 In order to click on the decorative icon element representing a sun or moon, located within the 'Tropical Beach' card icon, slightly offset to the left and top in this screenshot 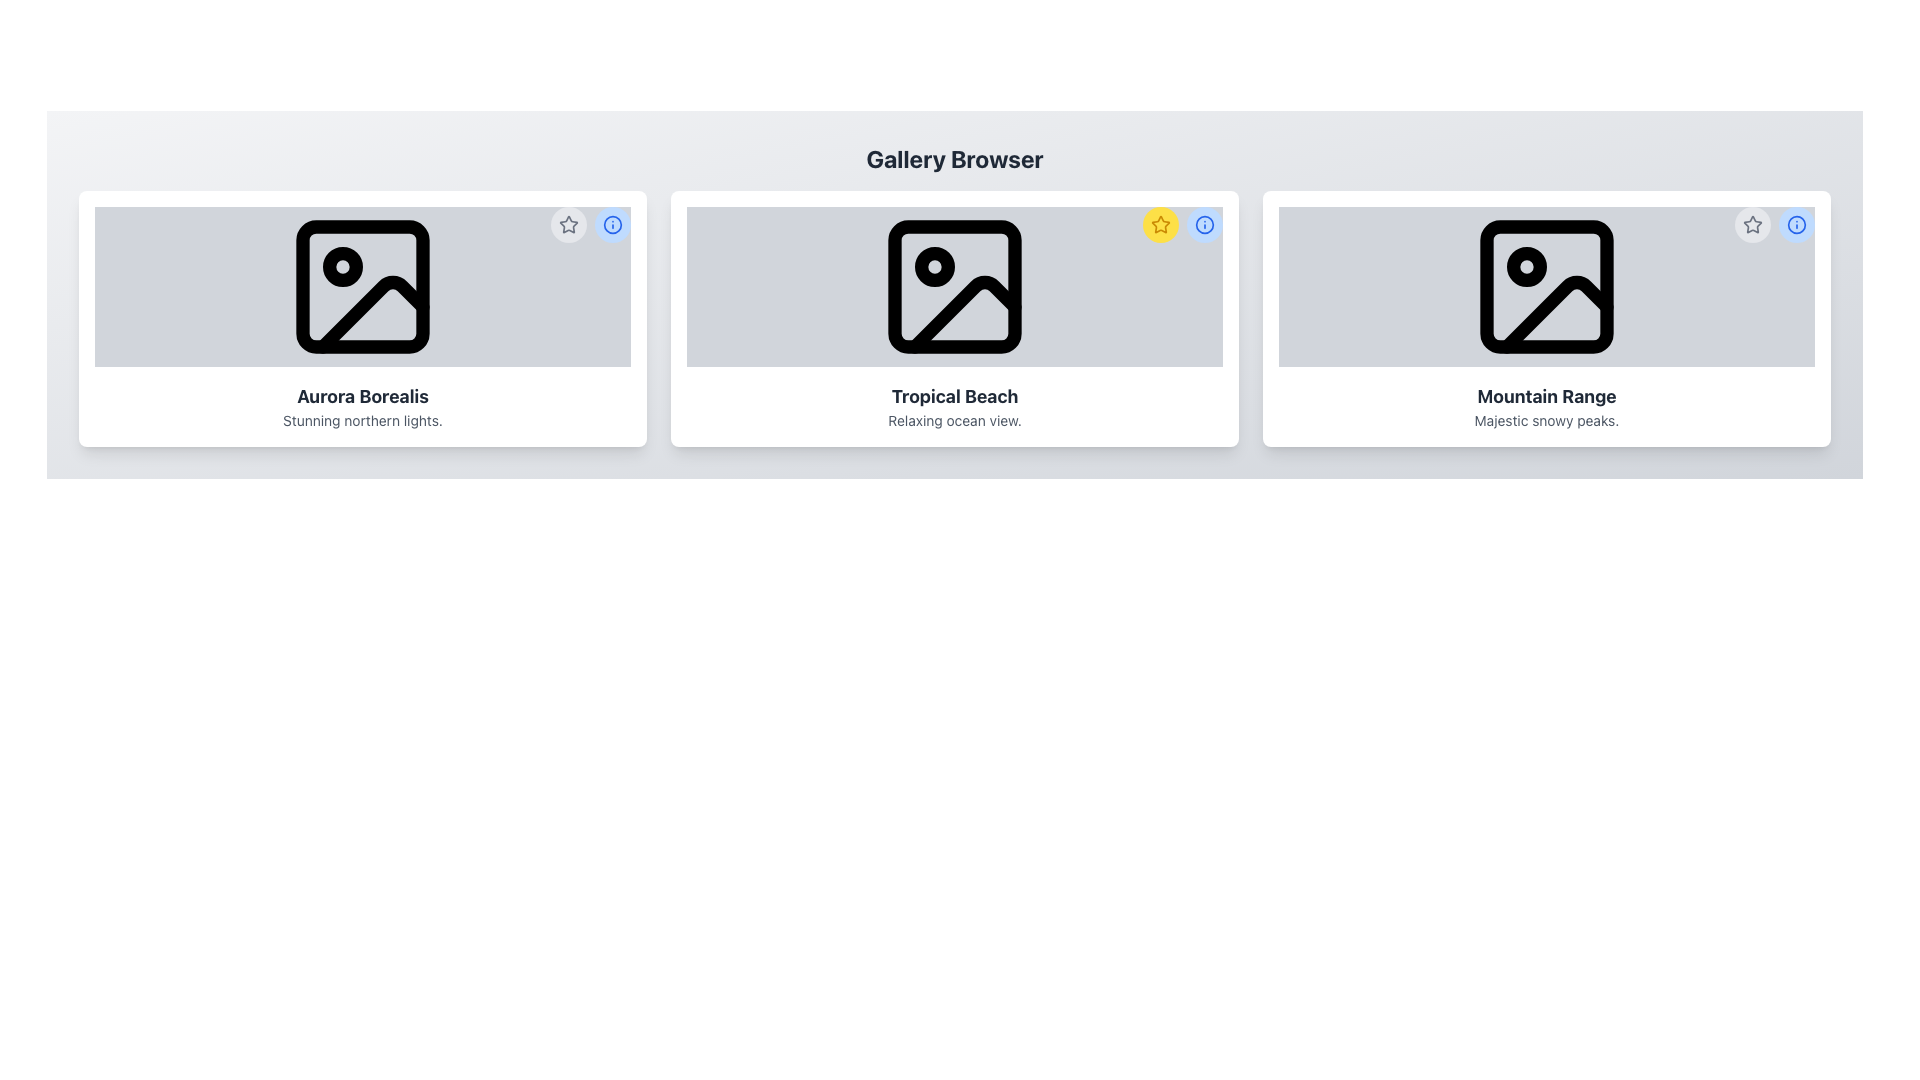, I will do `click(934, 265)`.